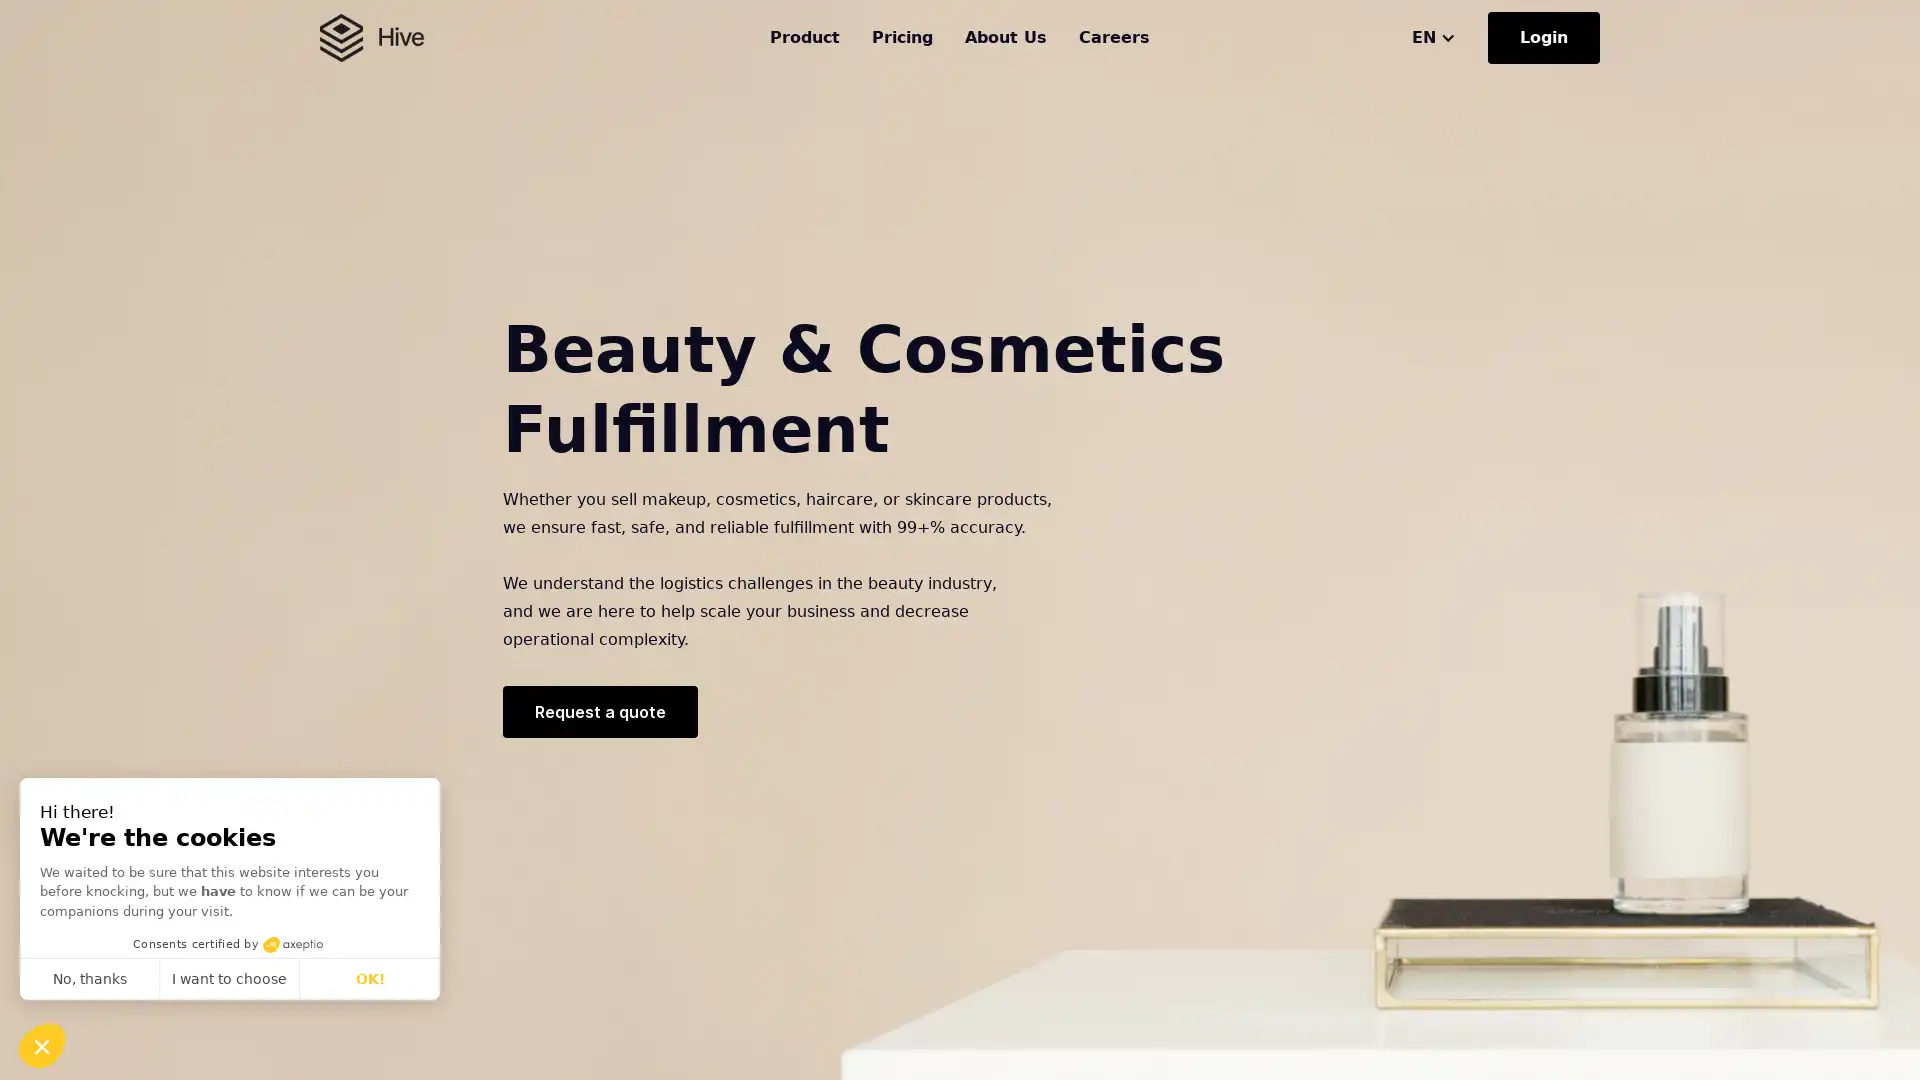  I want to click on No, thanks, so click(89, 978).